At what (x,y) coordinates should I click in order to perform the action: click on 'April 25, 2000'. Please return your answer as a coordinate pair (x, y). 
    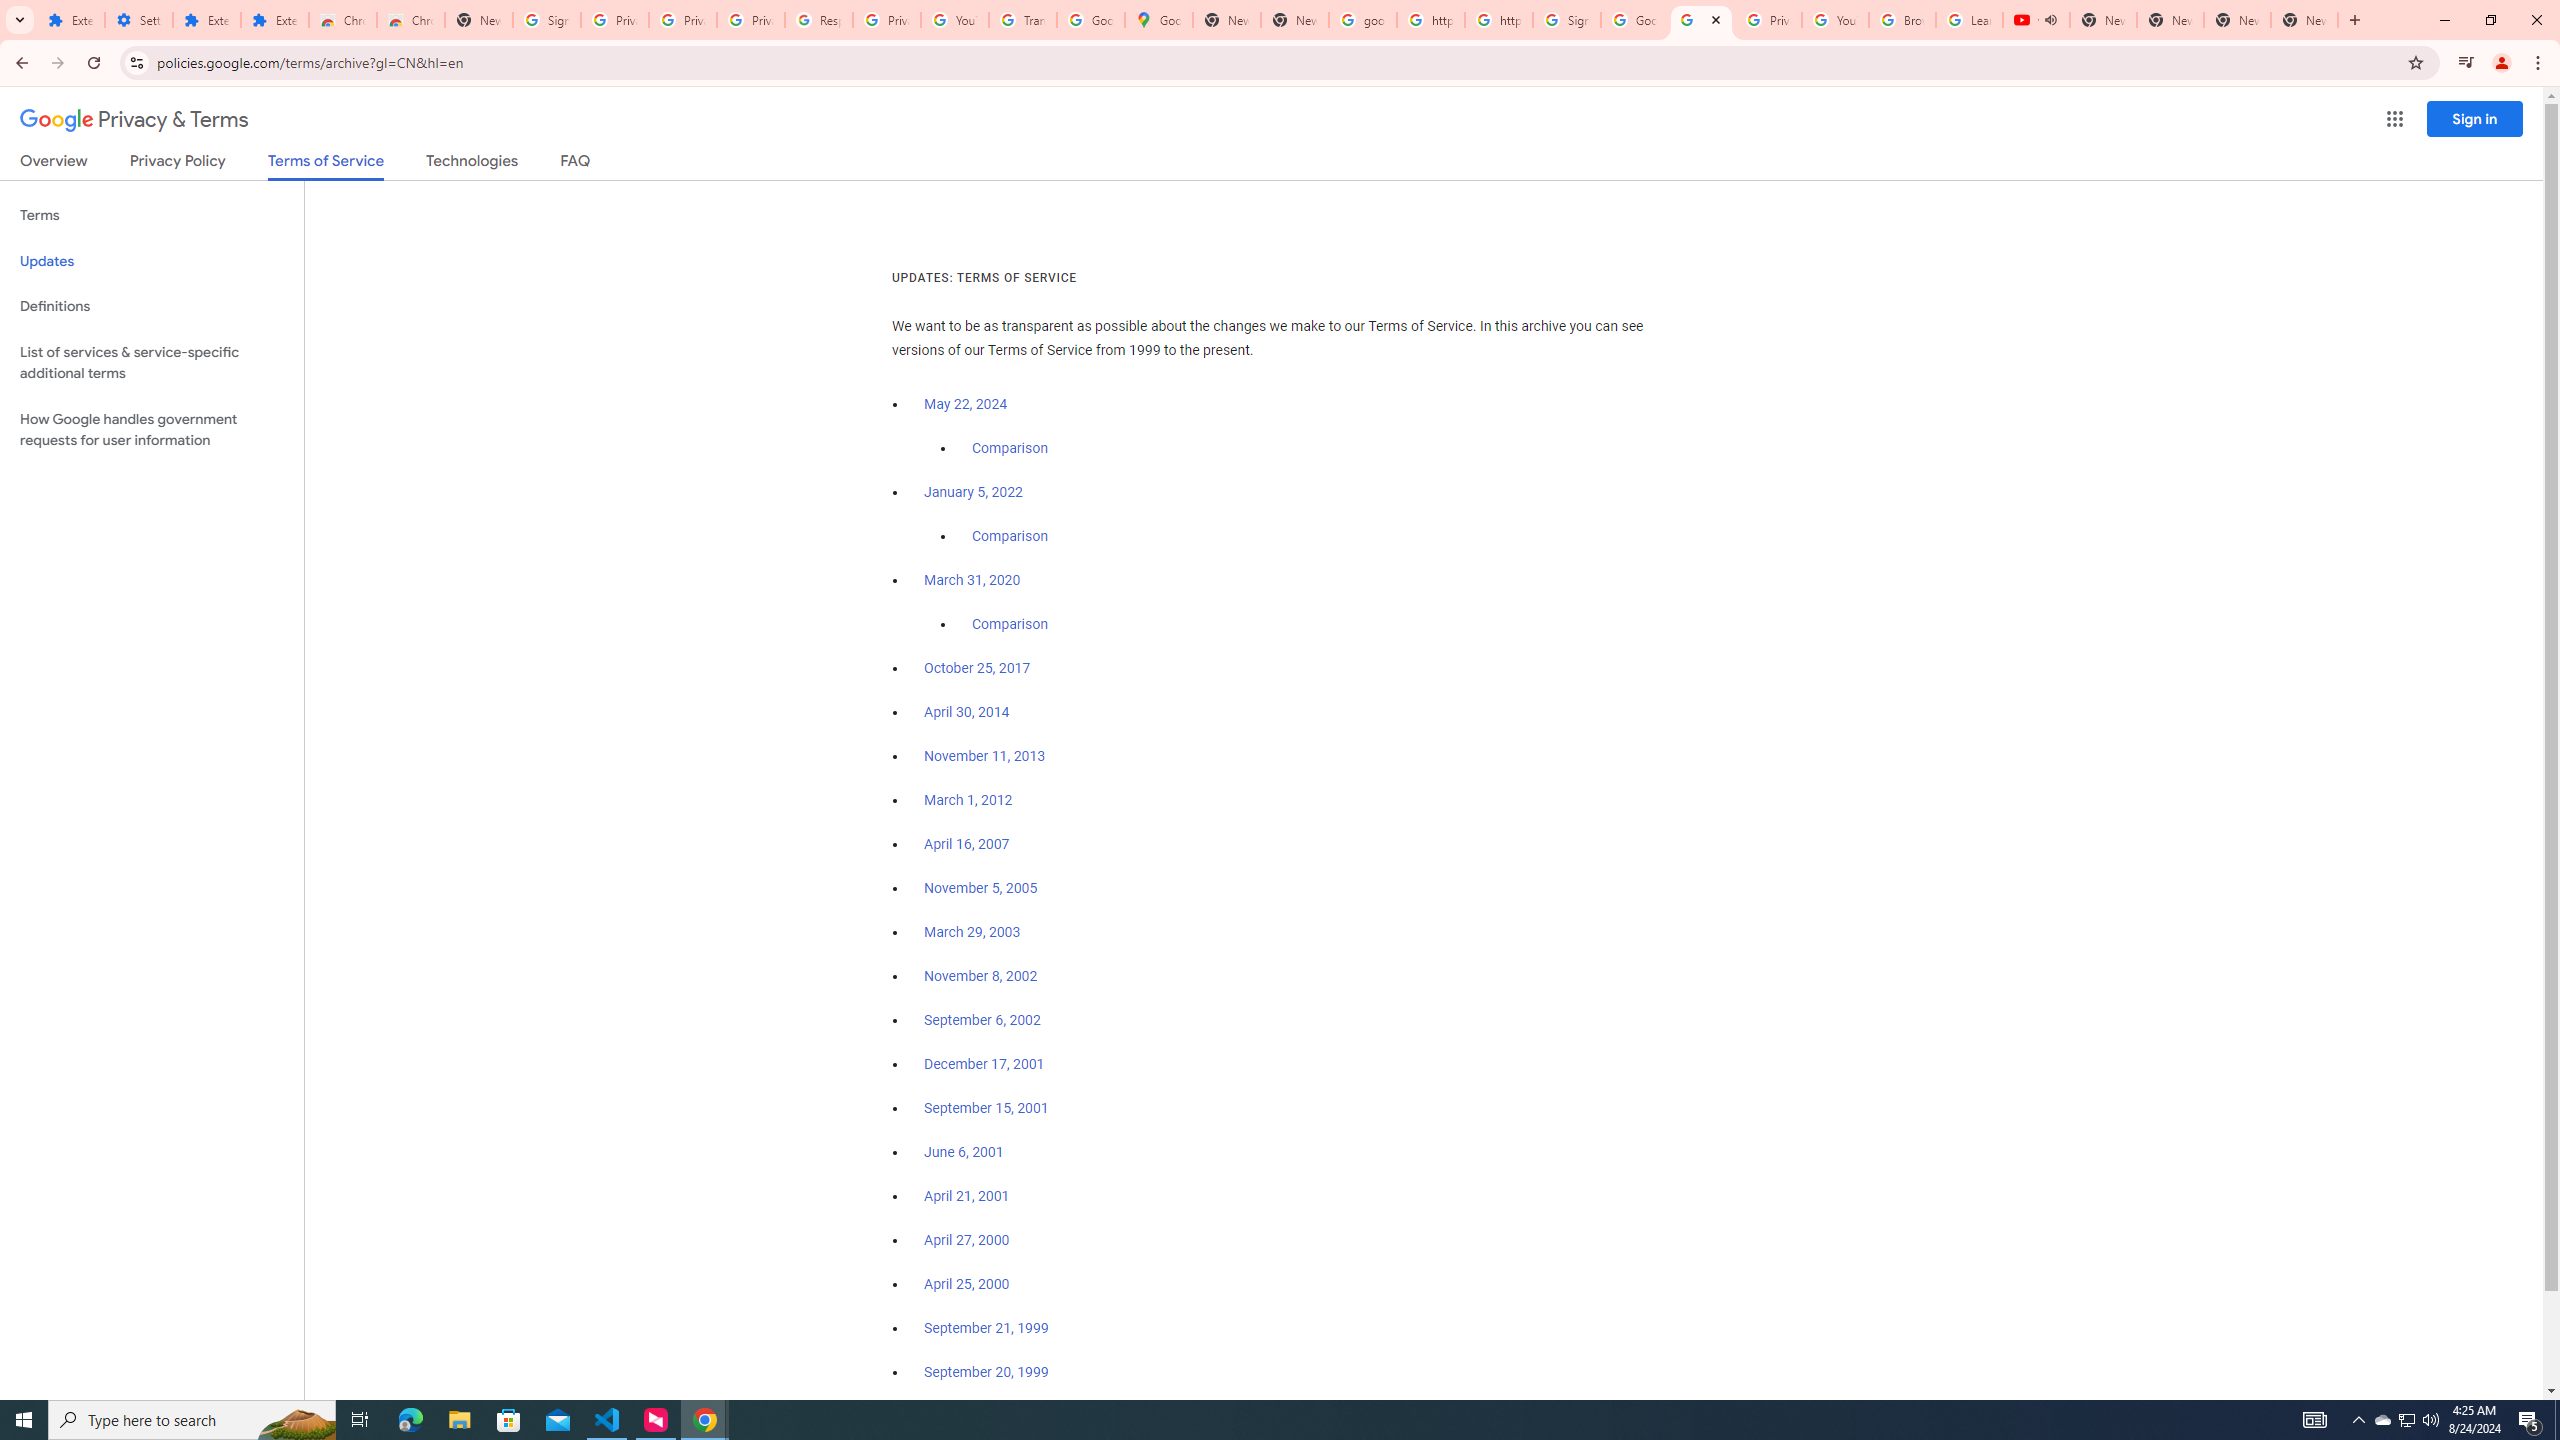
    Looking at the image, I should click on (966, 1282).